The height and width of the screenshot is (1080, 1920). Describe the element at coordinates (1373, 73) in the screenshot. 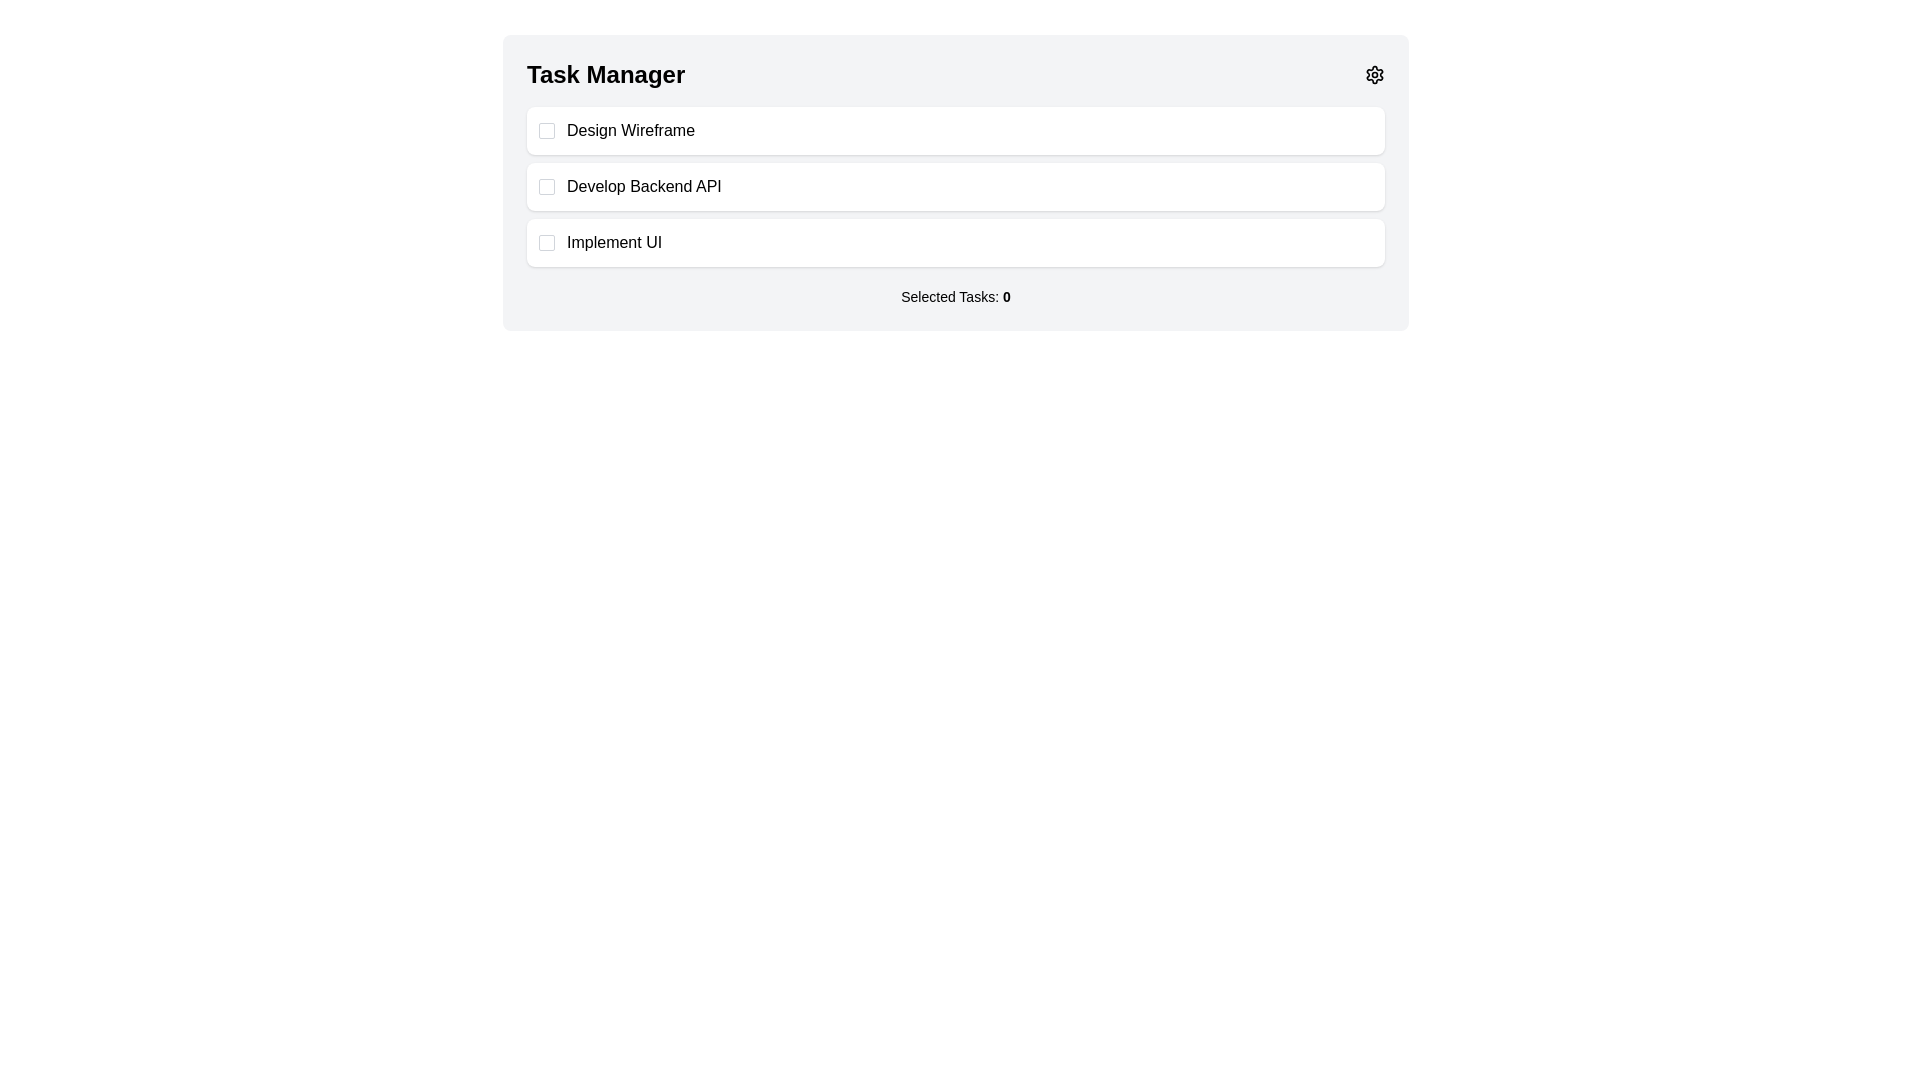

I see `the settings icon located in the top-right corner of the 'Task Manager' section` at that location.